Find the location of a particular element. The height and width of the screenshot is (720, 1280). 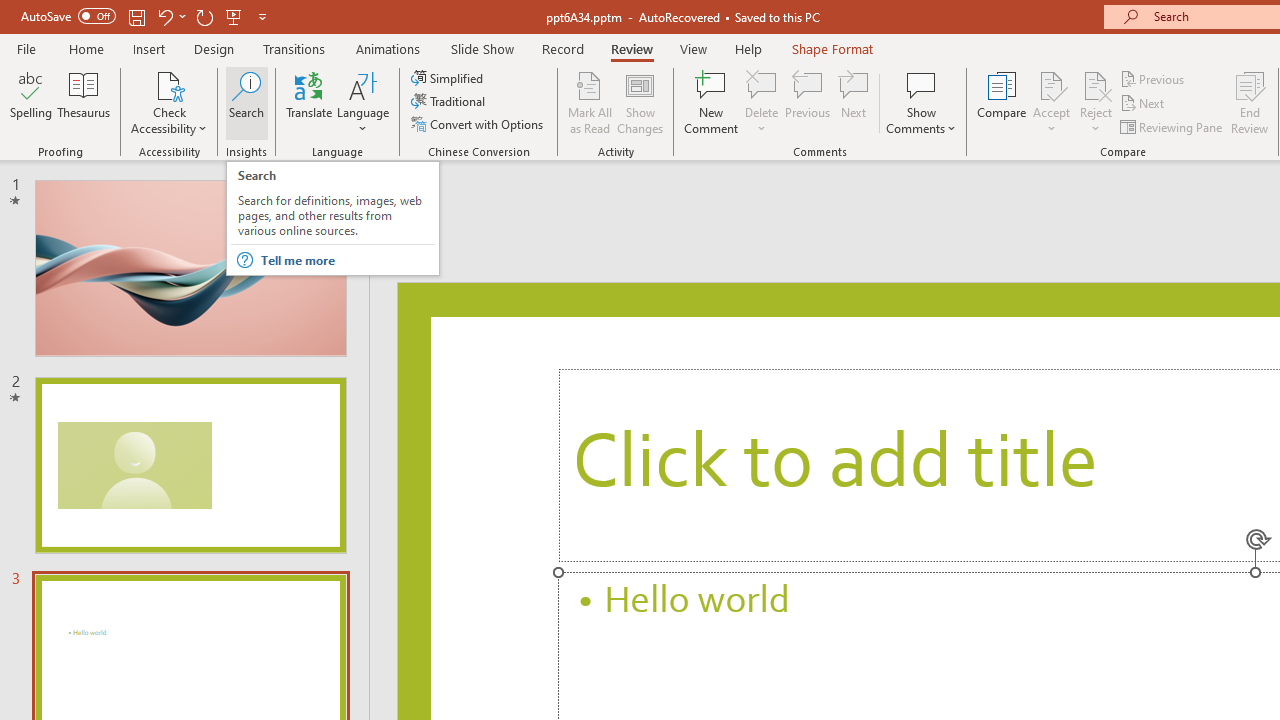

'Traditional' is located at coordinates (448, 101).